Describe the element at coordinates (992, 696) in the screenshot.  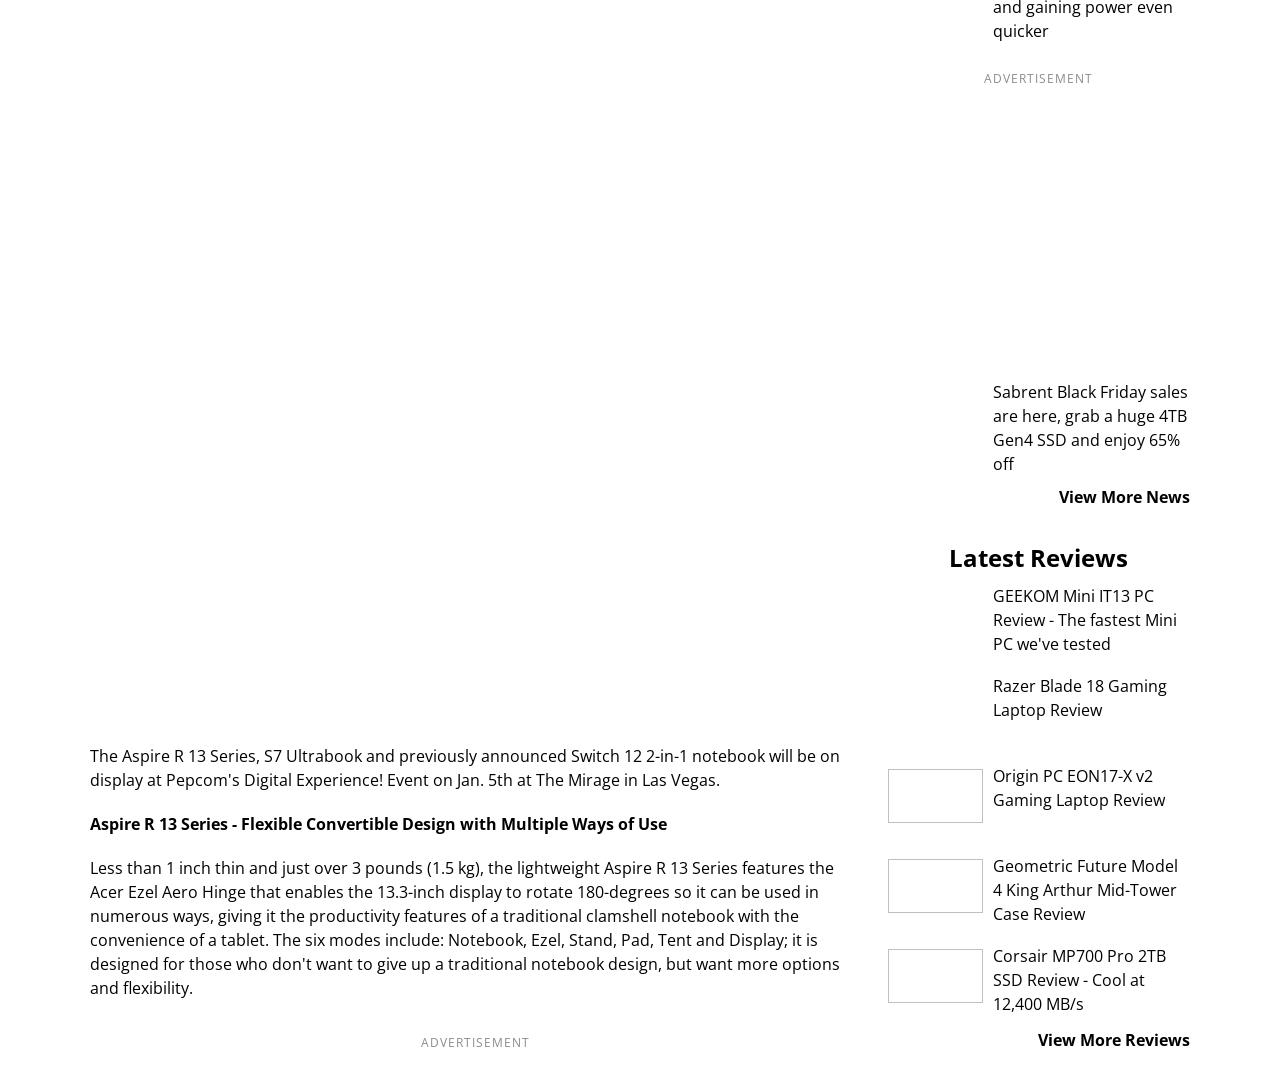
I see `'Razer Blade 18 Gaming Laptop Review'` at that location.